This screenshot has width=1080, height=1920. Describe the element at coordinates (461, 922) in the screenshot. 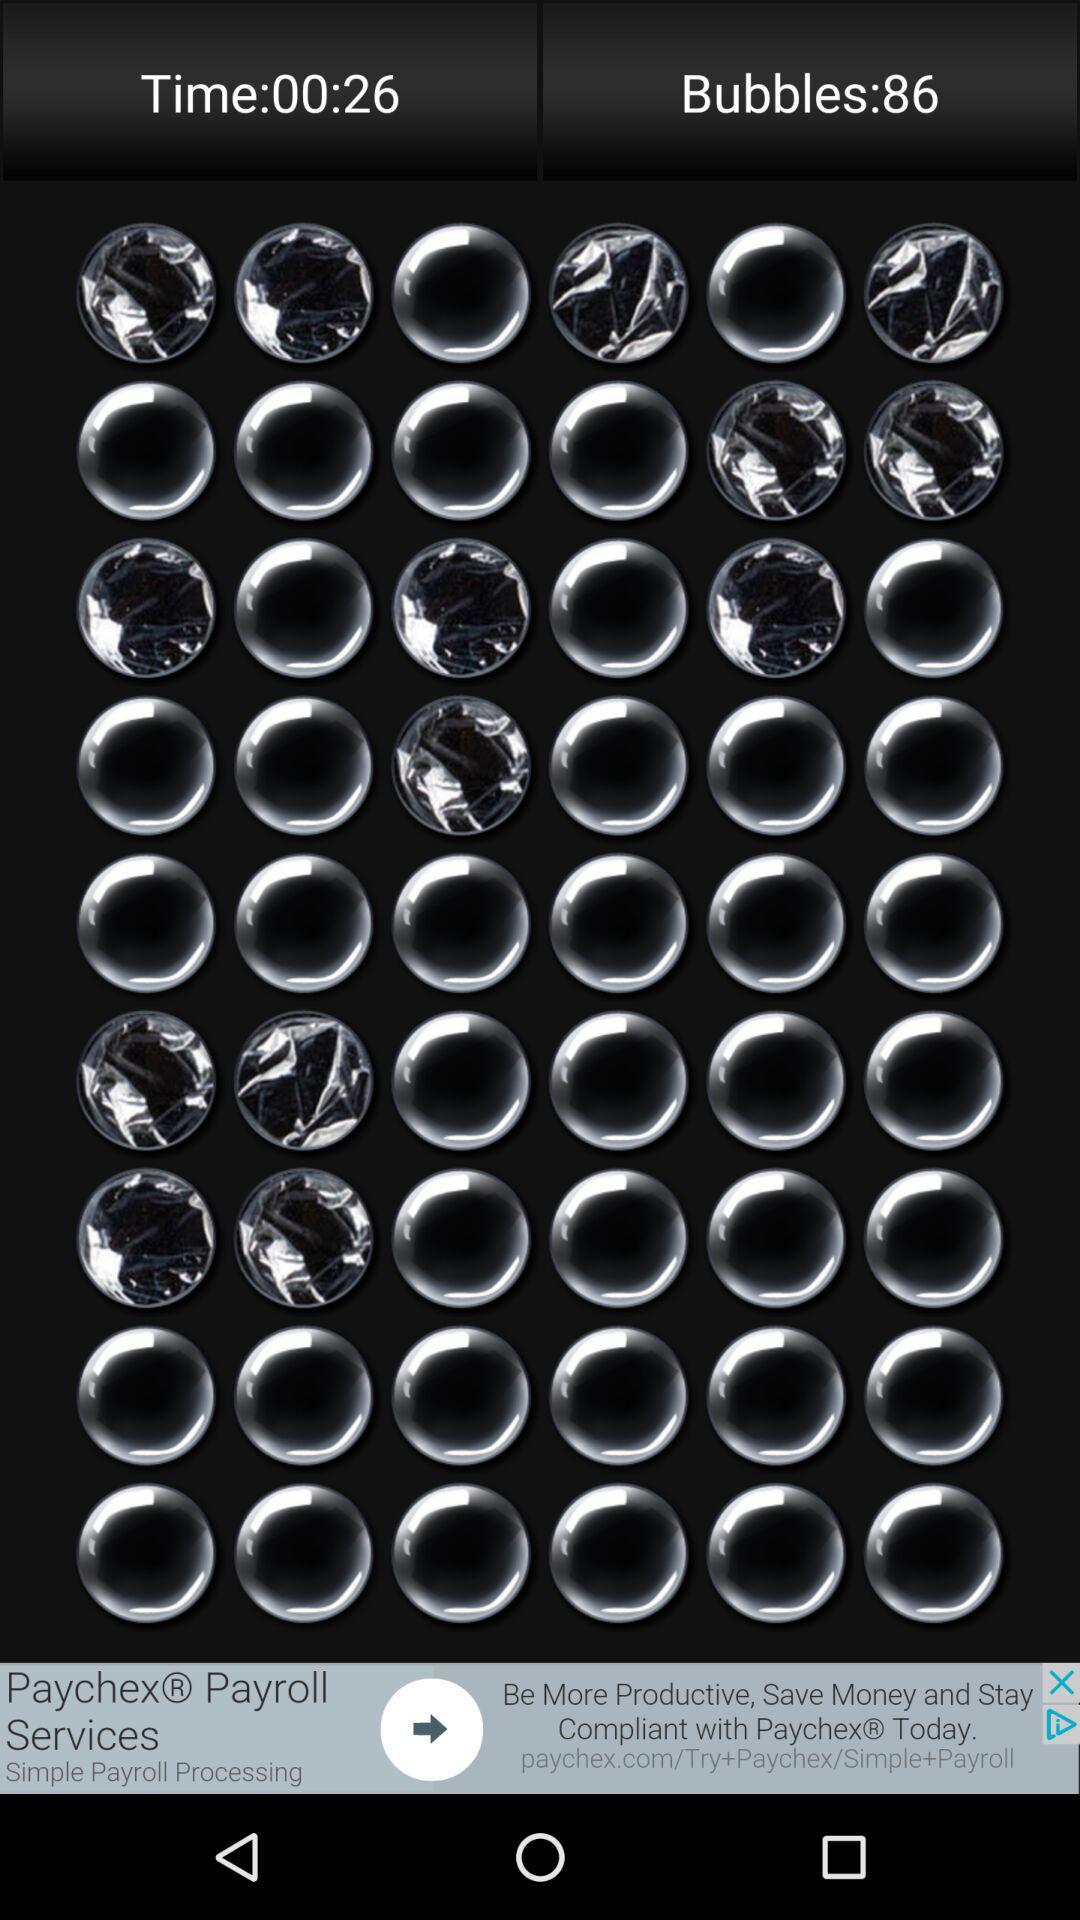

I see `gaming bubbles` at that location.